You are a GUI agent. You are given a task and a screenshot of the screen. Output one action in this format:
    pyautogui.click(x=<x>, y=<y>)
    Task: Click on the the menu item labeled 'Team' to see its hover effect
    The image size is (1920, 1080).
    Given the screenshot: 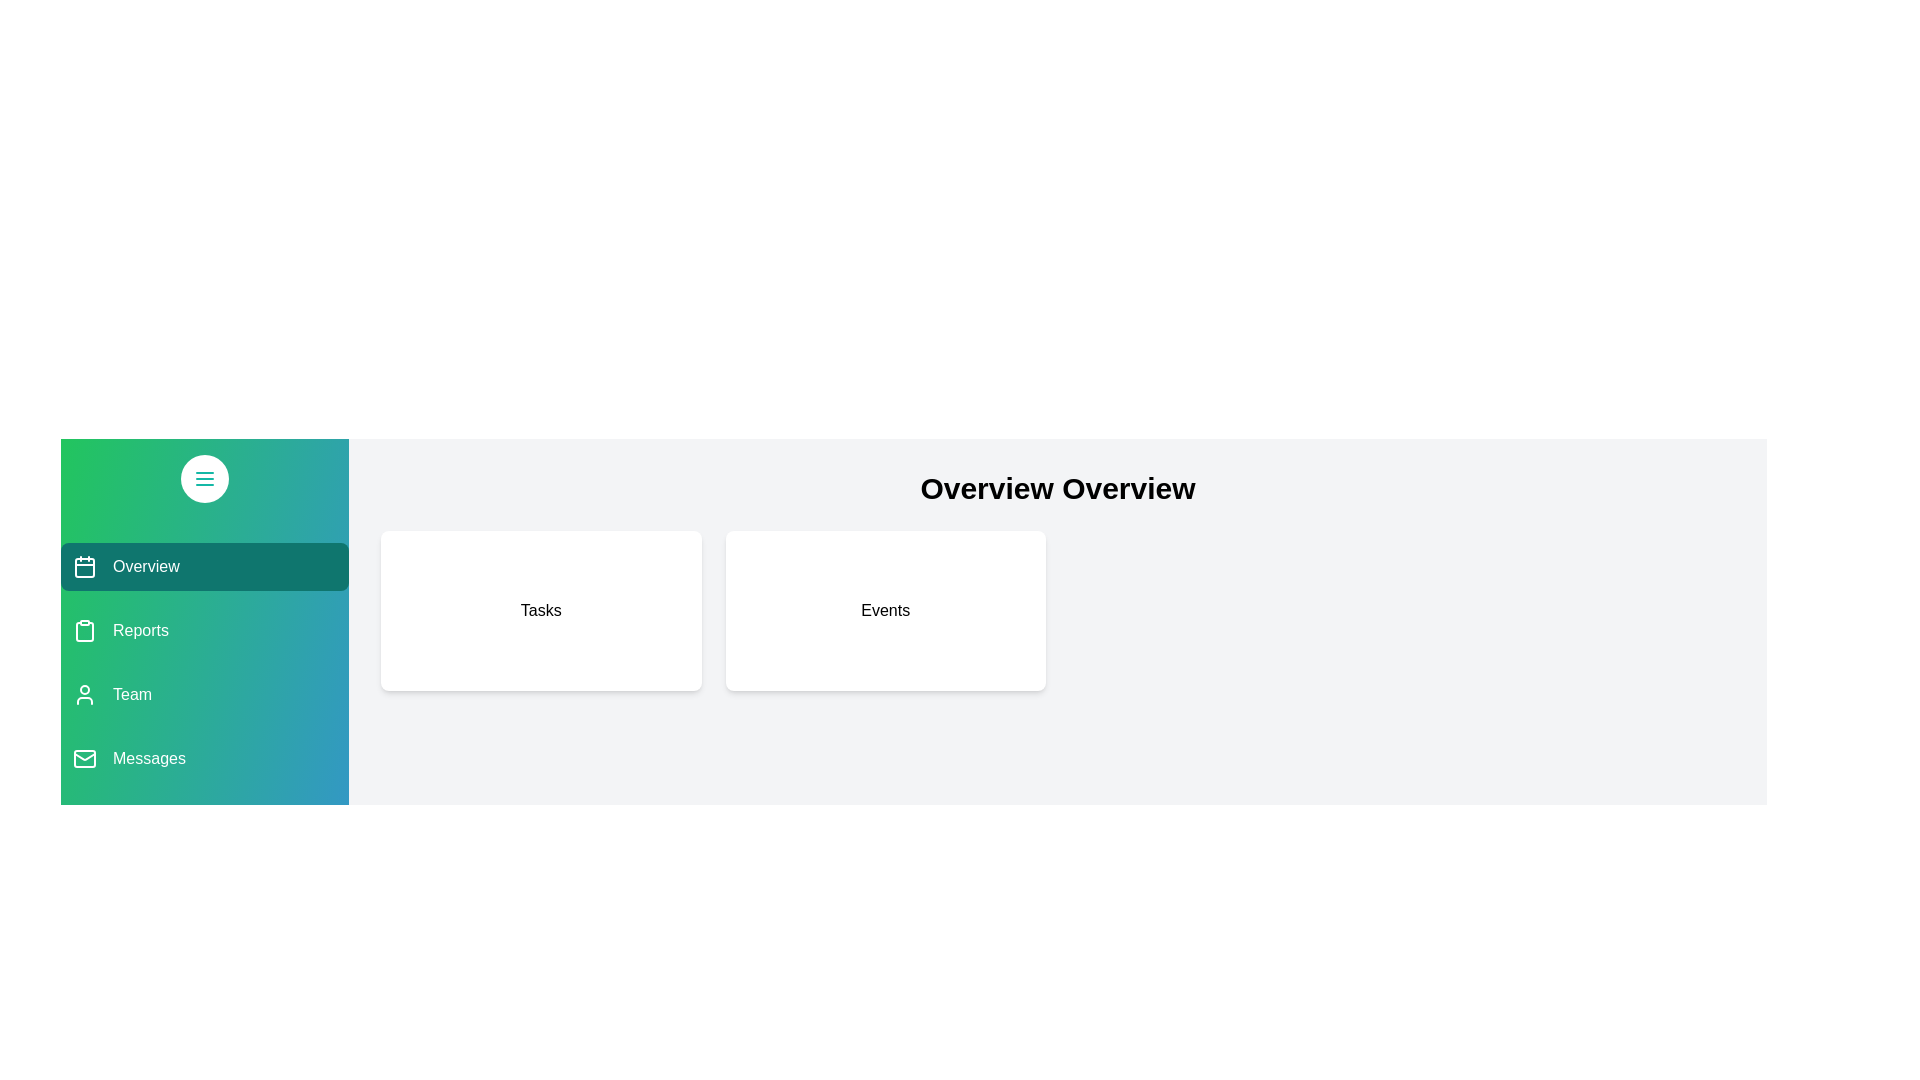 What is the action you would take?
    pyautogui.click(x=205, y=693)
    